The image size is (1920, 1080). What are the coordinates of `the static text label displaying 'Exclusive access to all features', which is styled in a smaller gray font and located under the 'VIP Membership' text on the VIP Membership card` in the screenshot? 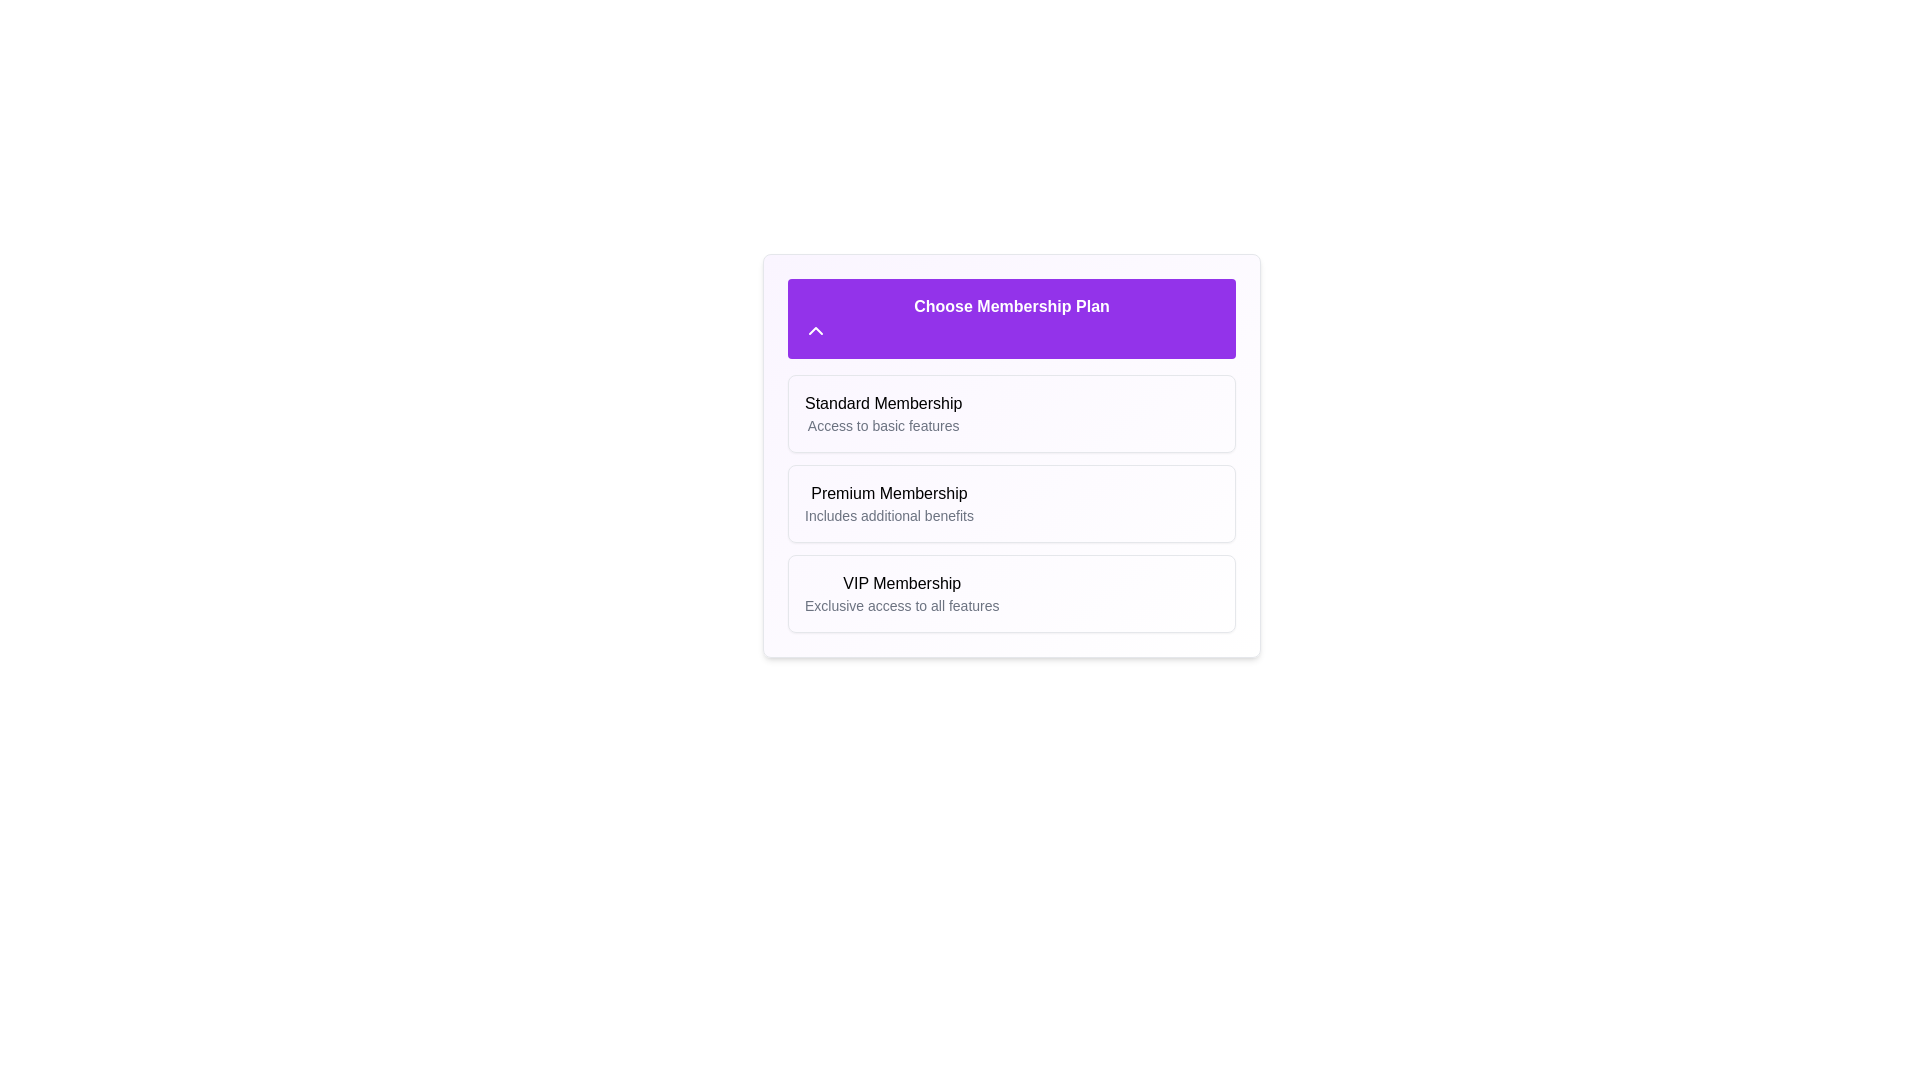 It's located at (901, 604).